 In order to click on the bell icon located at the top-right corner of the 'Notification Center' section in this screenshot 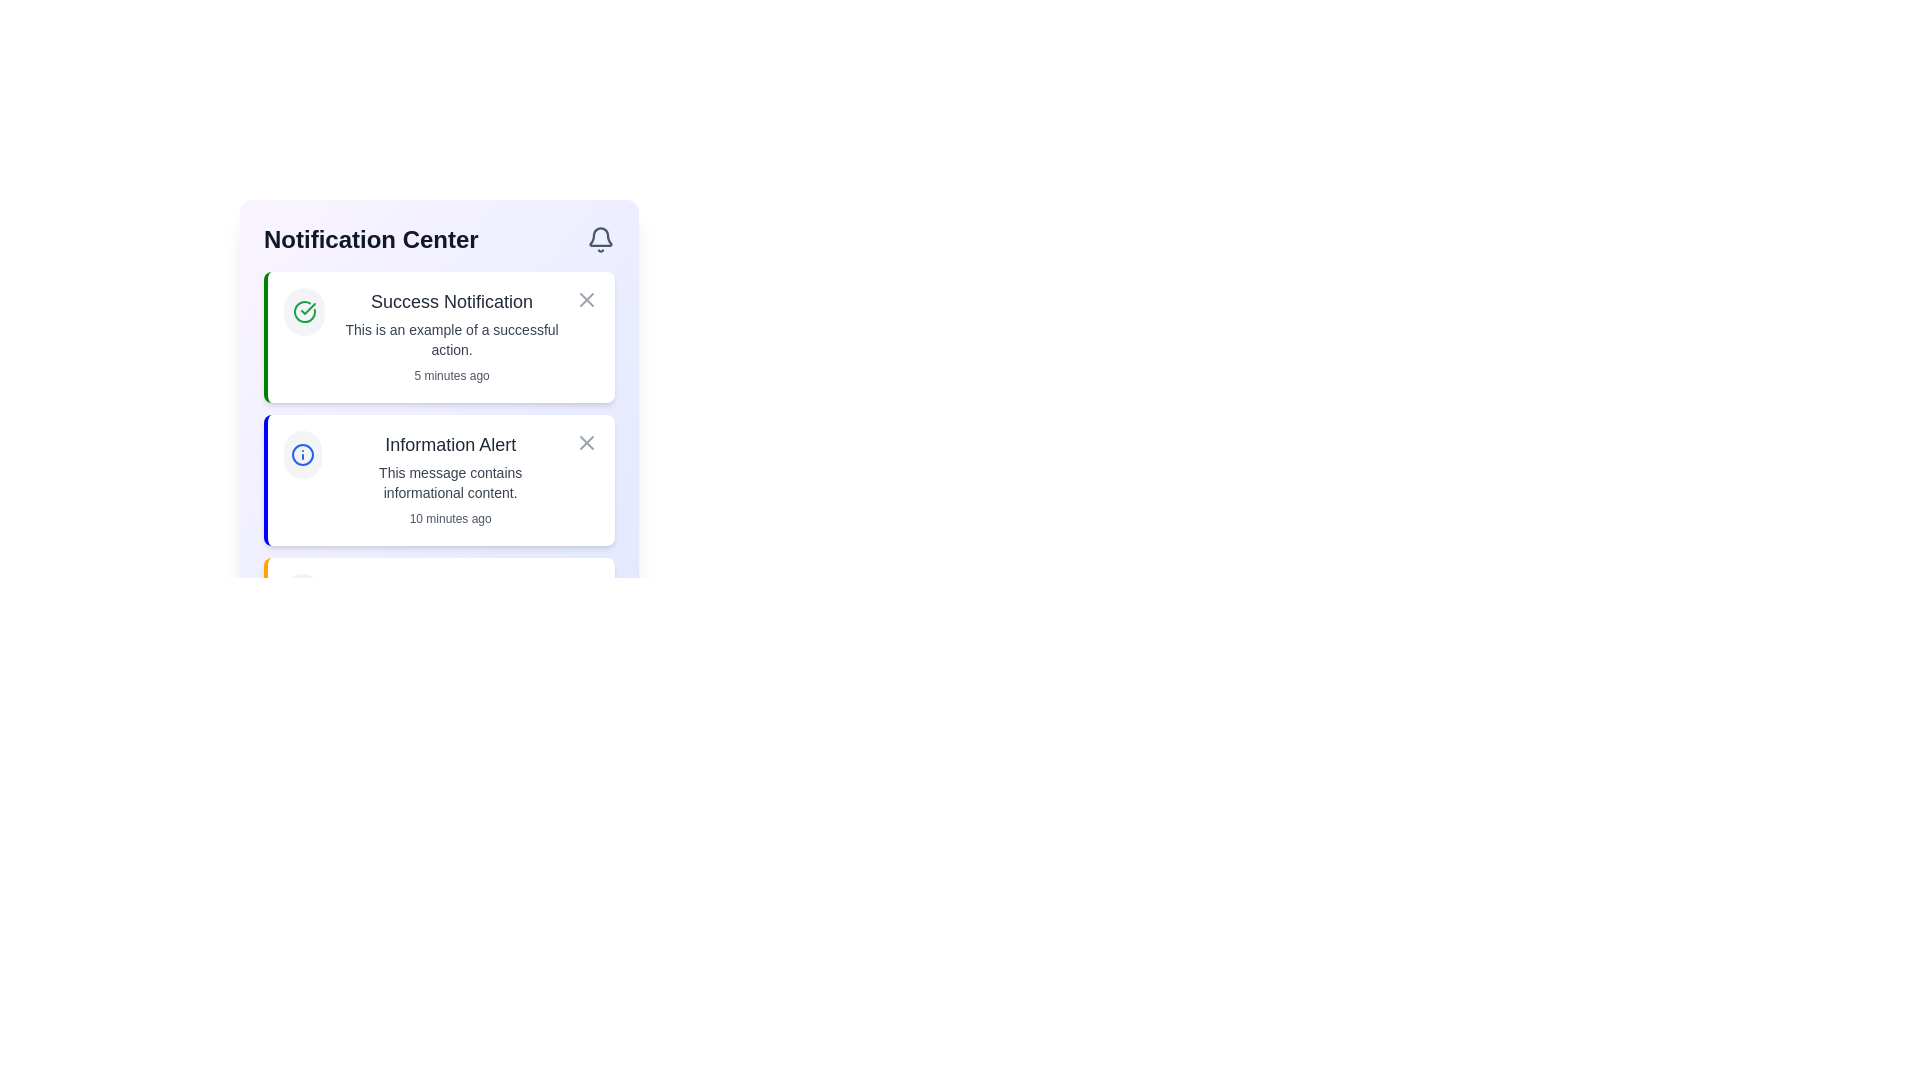, I will do `click(599, 238)`.